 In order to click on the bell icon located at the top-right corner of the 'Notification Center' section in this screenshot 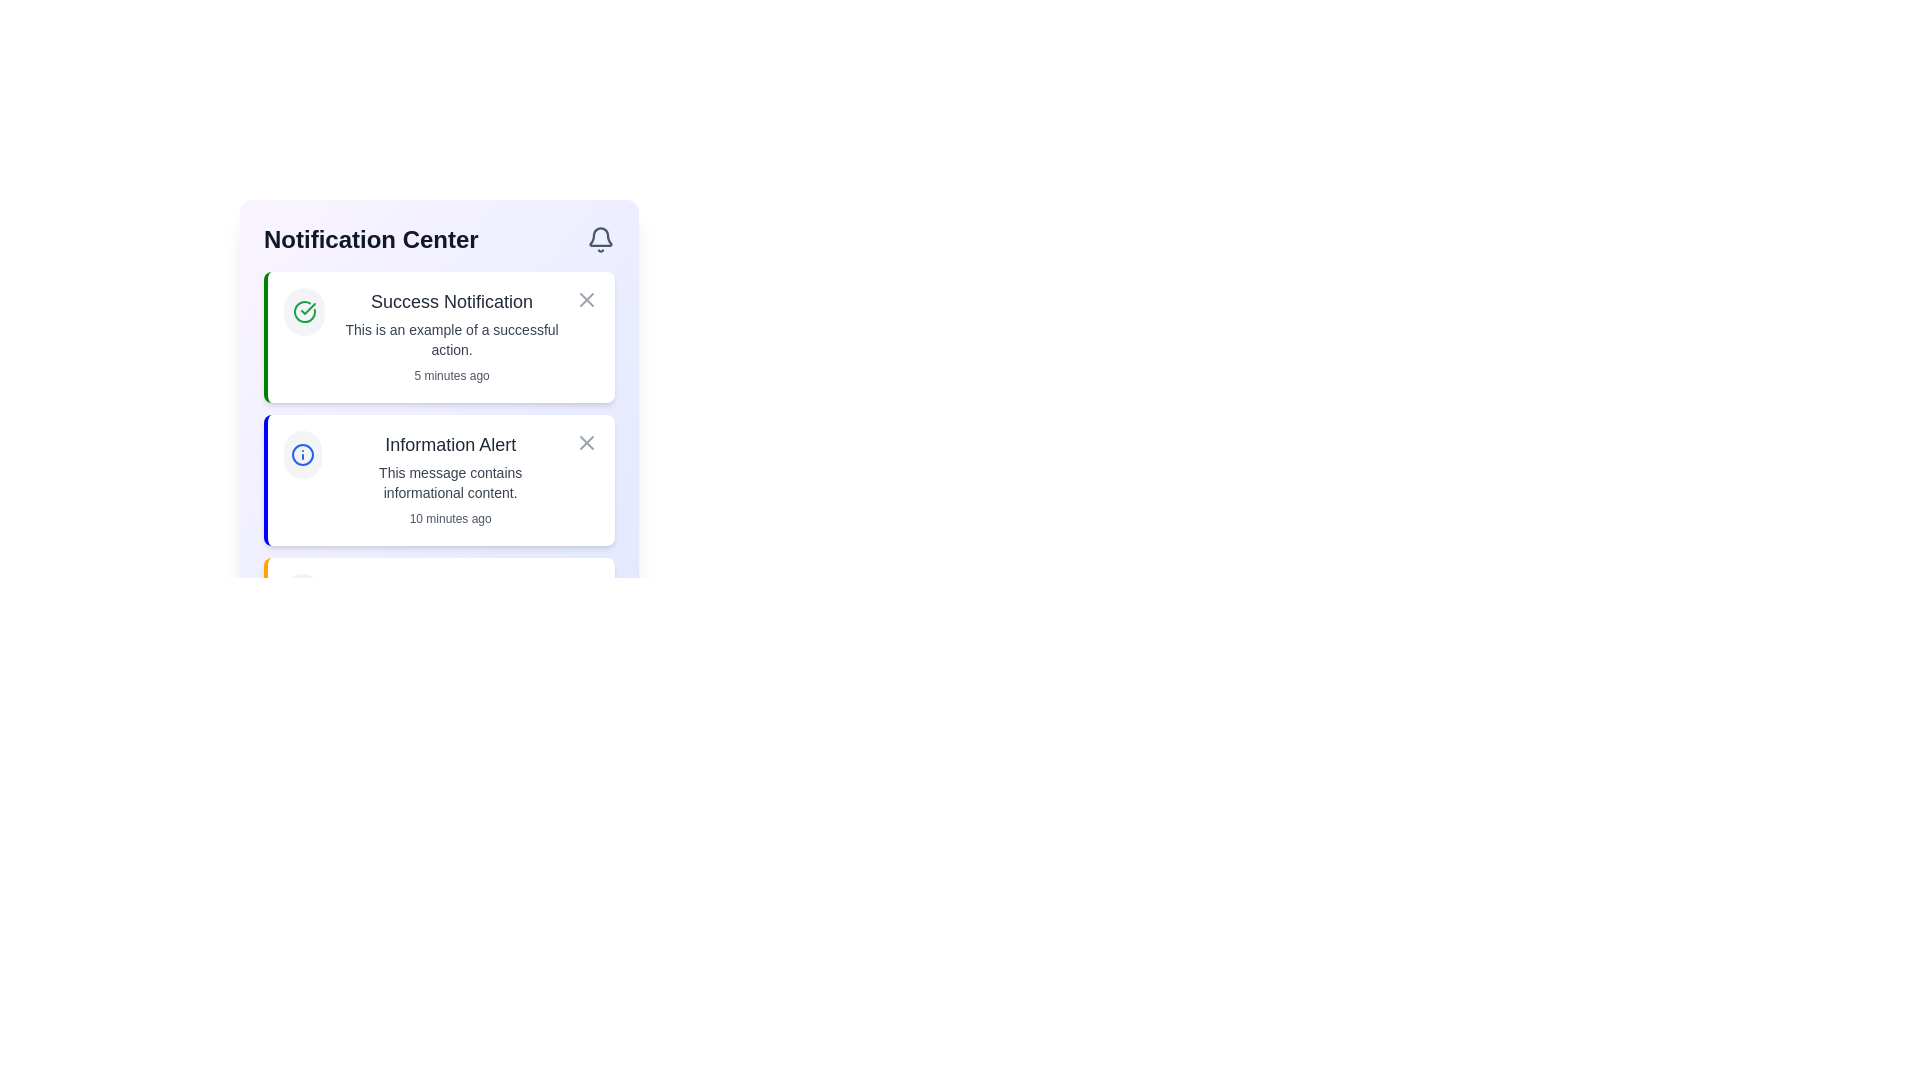, I will do `click(599, 238)`.